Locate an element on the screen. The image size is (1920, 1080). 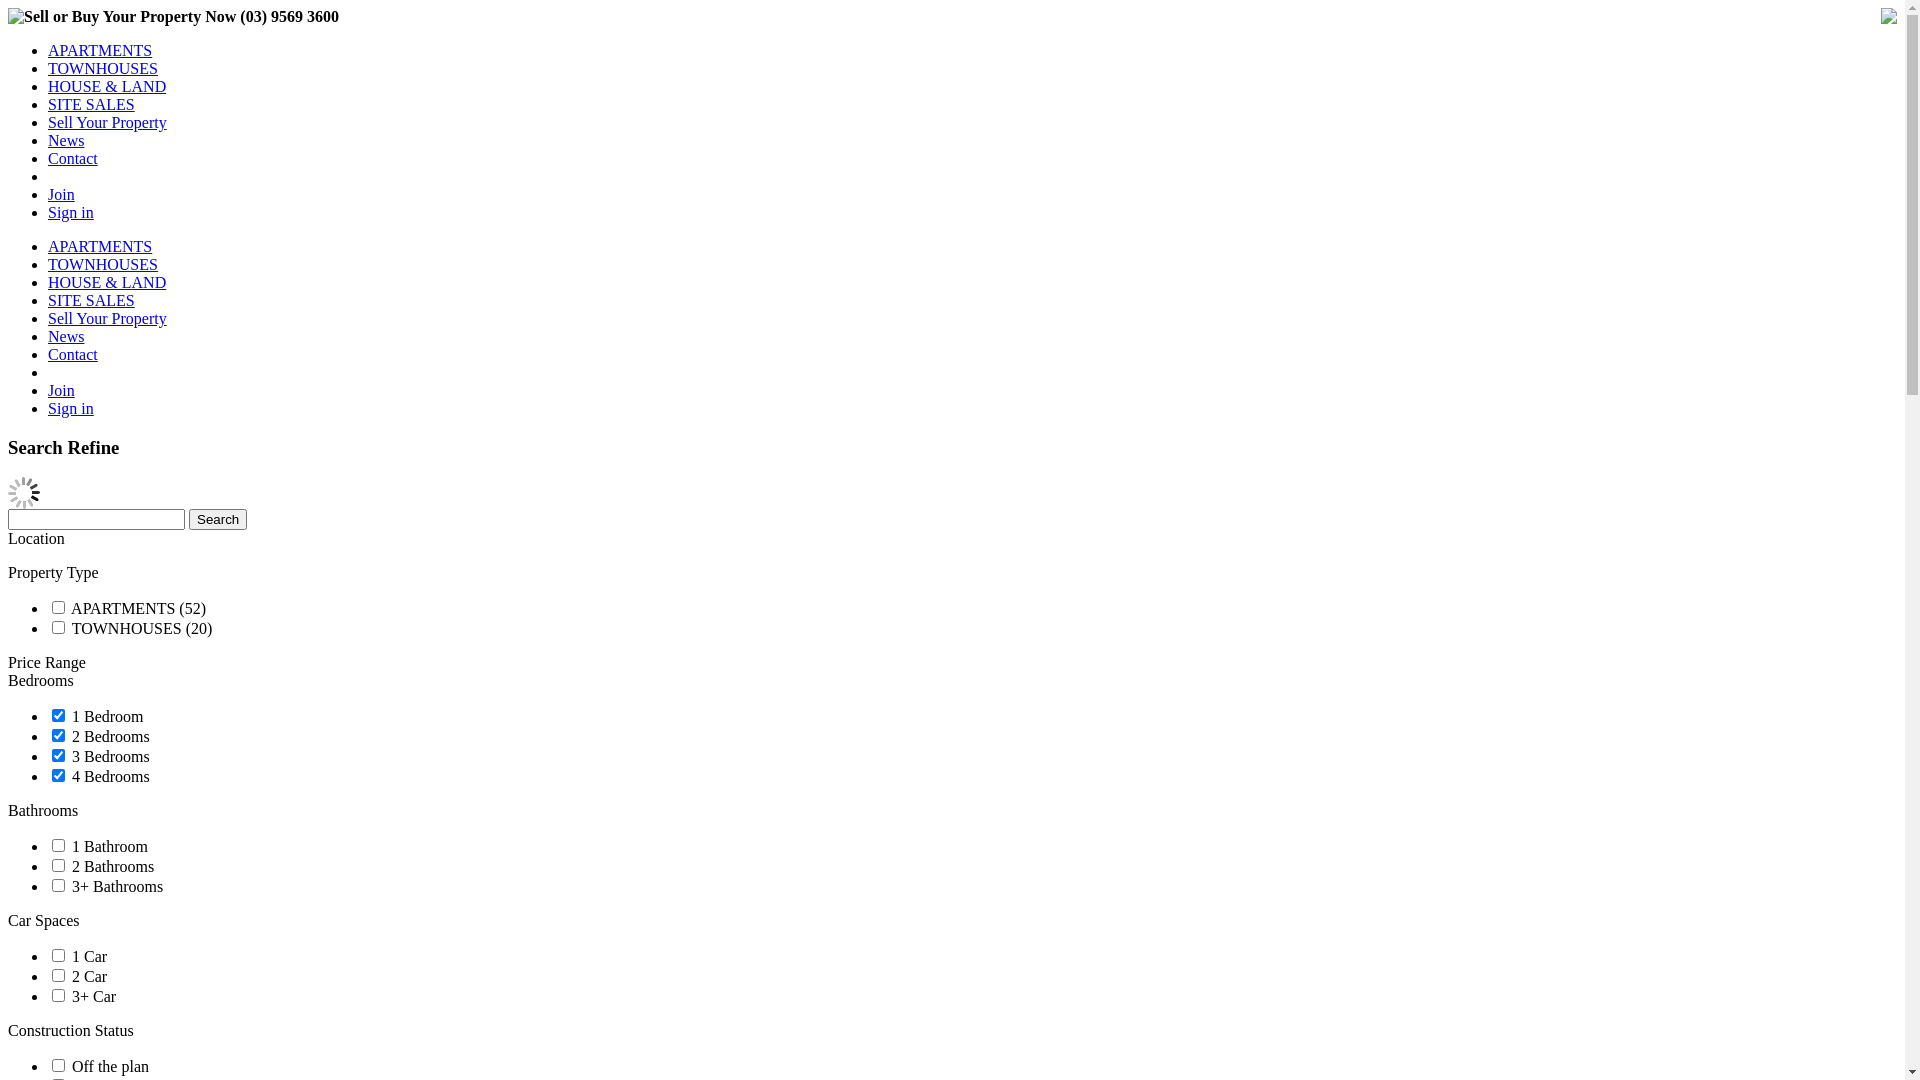
'TOWNHOUSES' is located at coordinates (101, 67).